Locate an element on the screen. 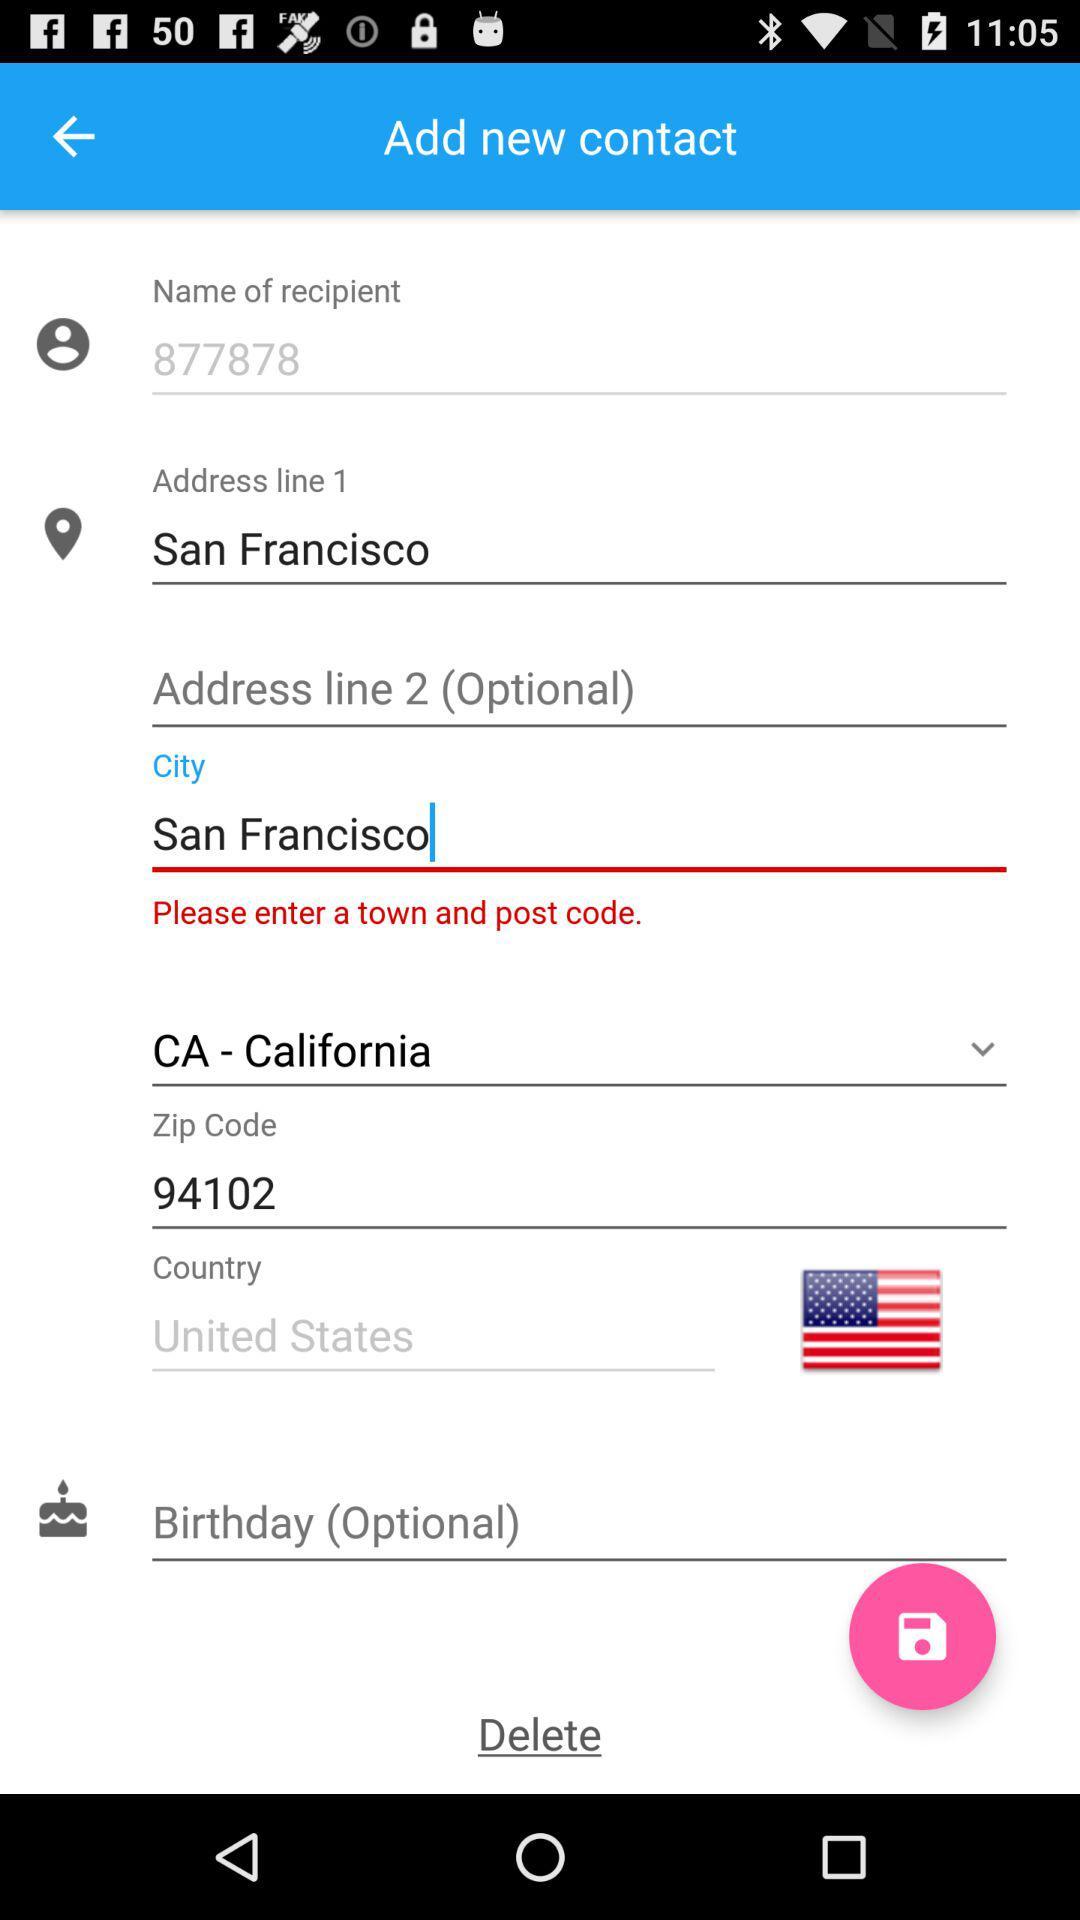 The width and height of the screenshot is (1080, 1920). birth date text box is located at coordinates (579, 1523).